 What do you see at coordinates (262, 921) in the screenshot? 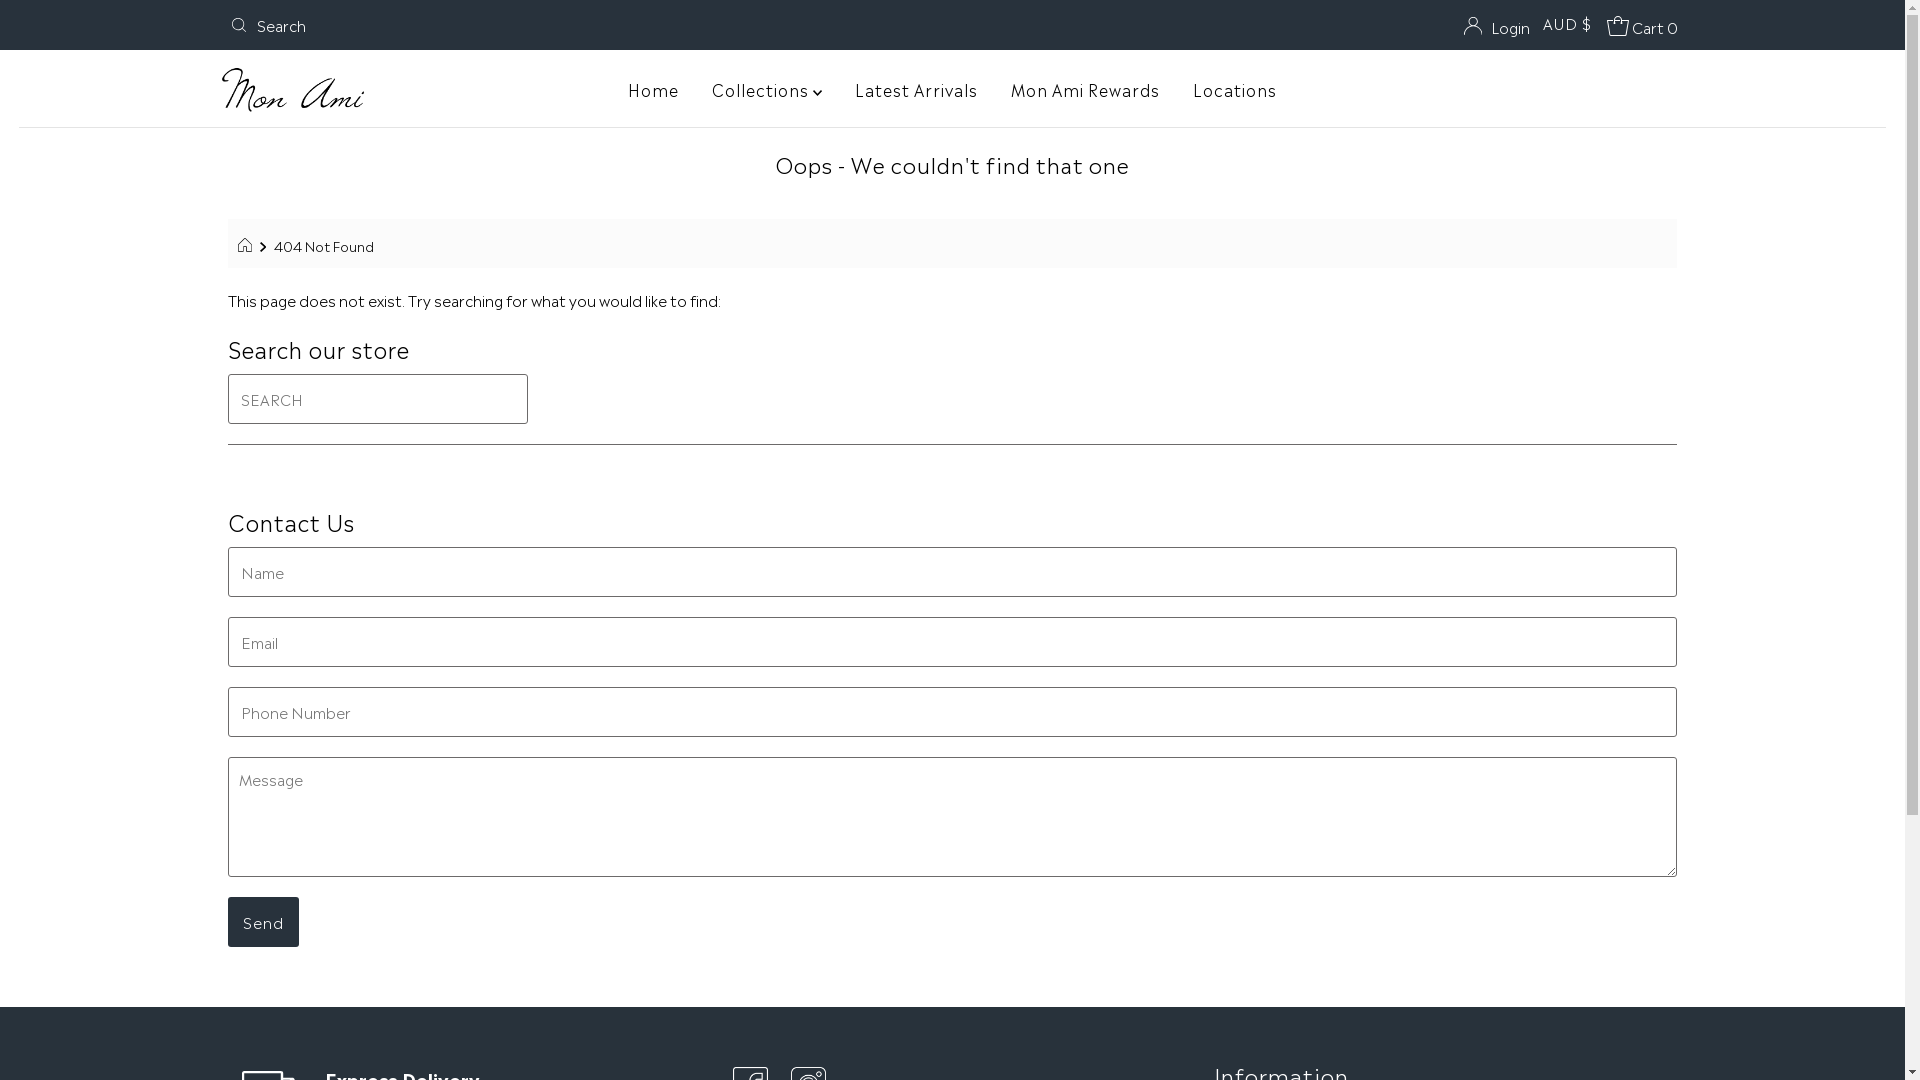
I see `'Send'` at bounding box center [262, 921].